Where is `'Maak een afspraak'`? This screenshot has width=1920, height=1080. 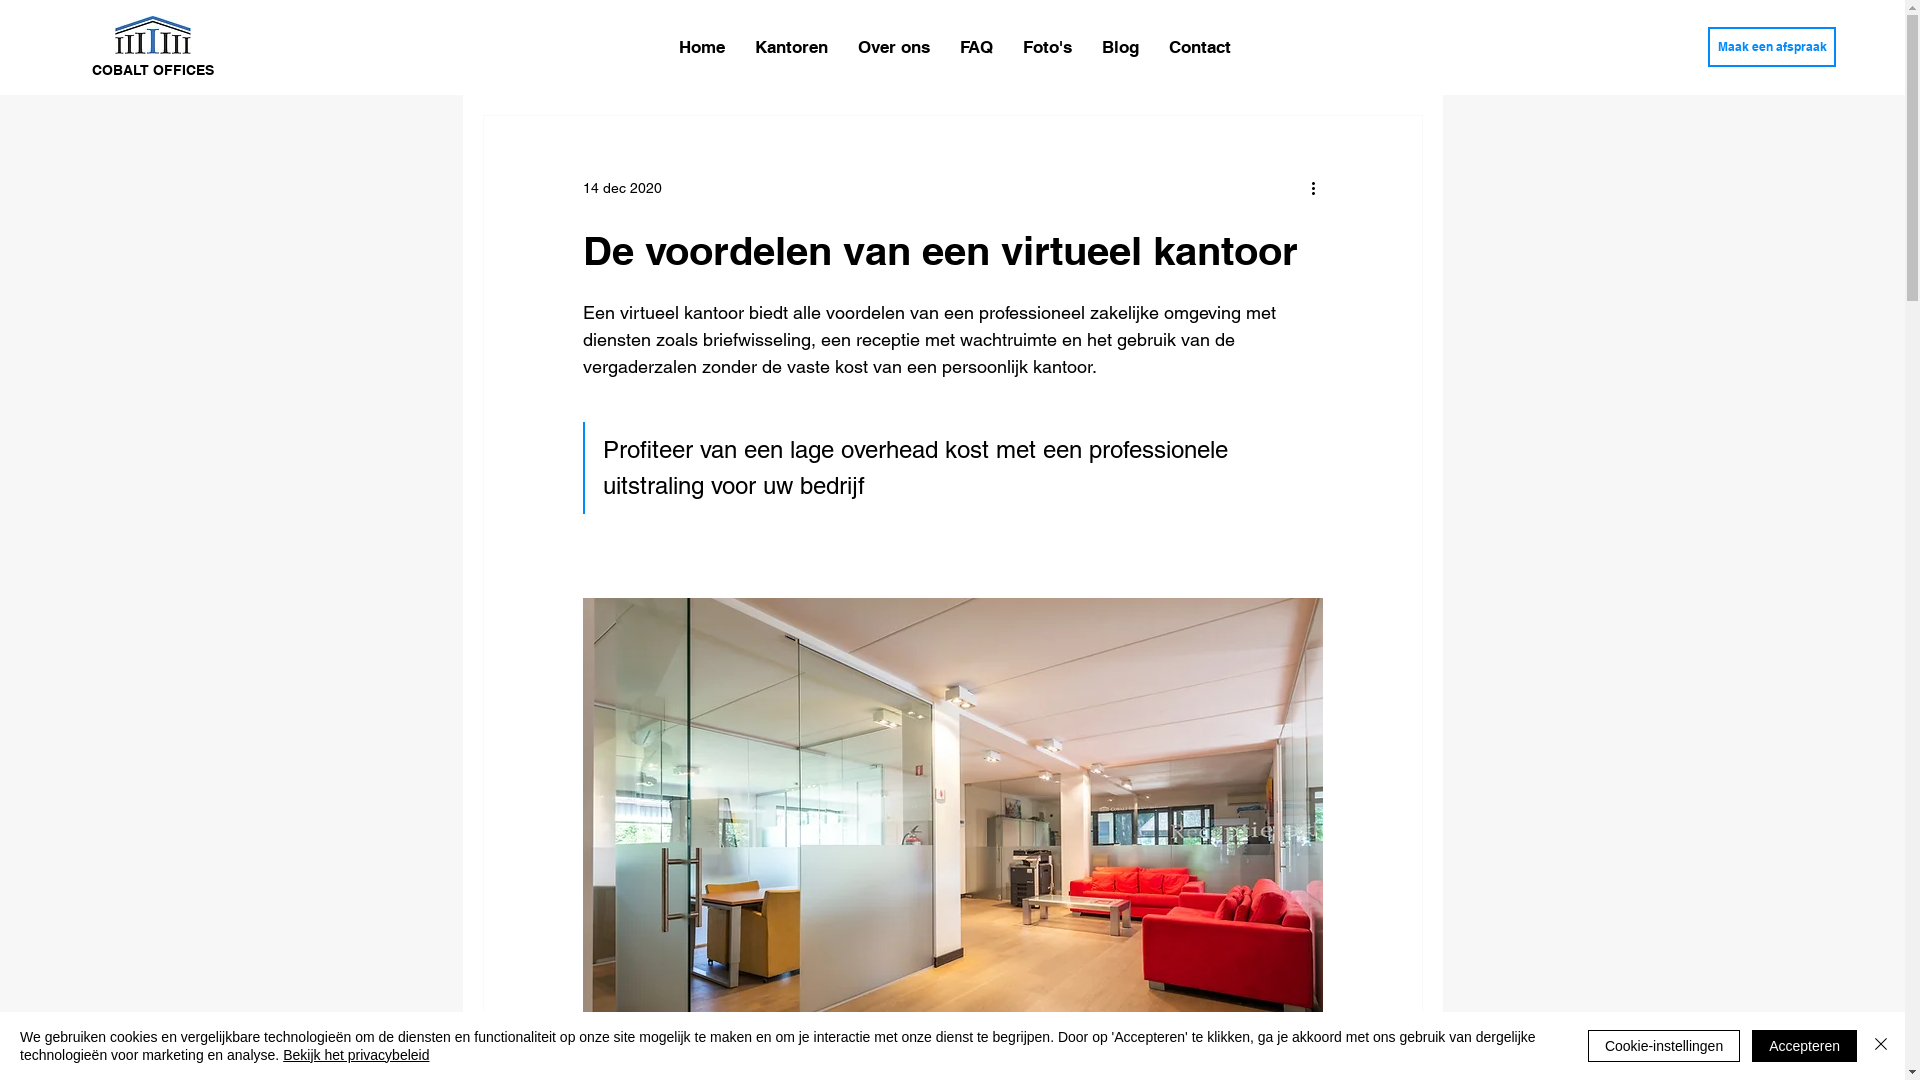 'Maak een afspraak' is located at coordinates (1707, 45).